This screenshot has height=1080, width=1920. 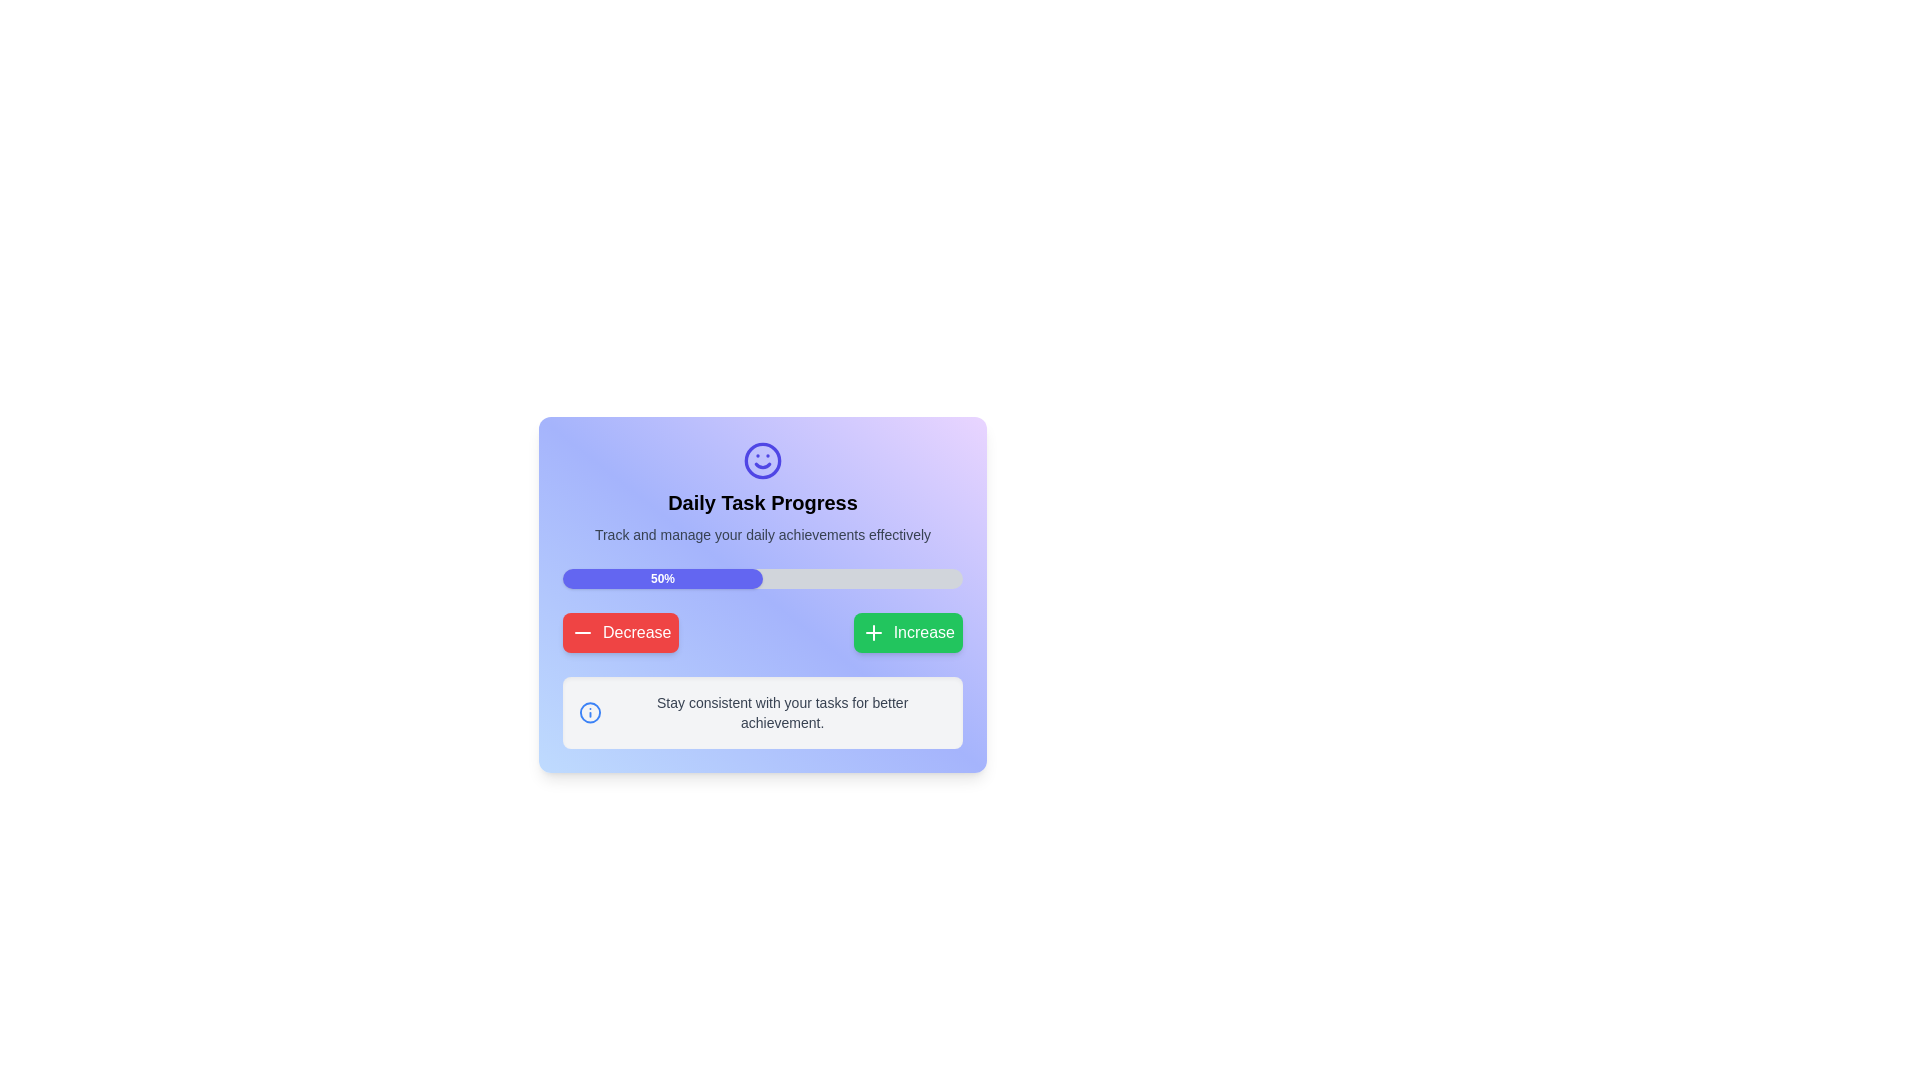 I want to click on the leftmost button in a row of two buttons to decrease the numerical value or progress level, so click(x=620, y=632).